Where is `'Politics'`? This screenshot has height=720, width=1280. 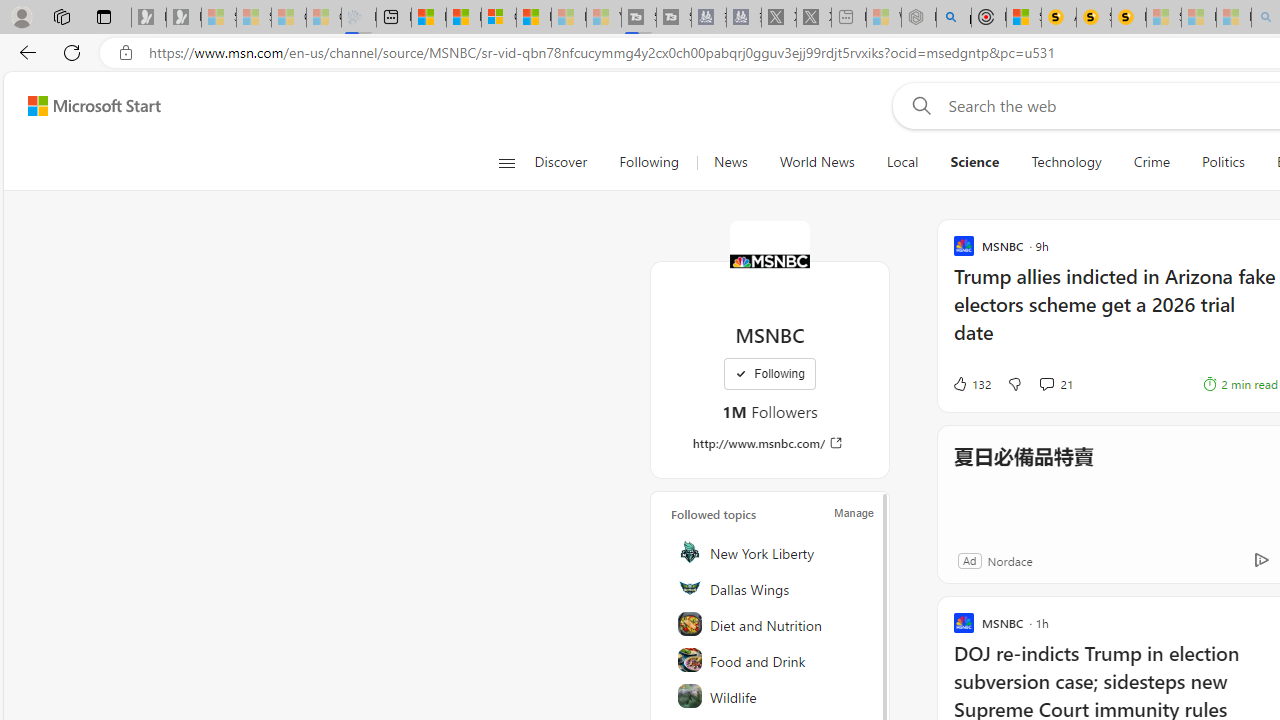 'Politics' is located at coordinates (1222, 162).